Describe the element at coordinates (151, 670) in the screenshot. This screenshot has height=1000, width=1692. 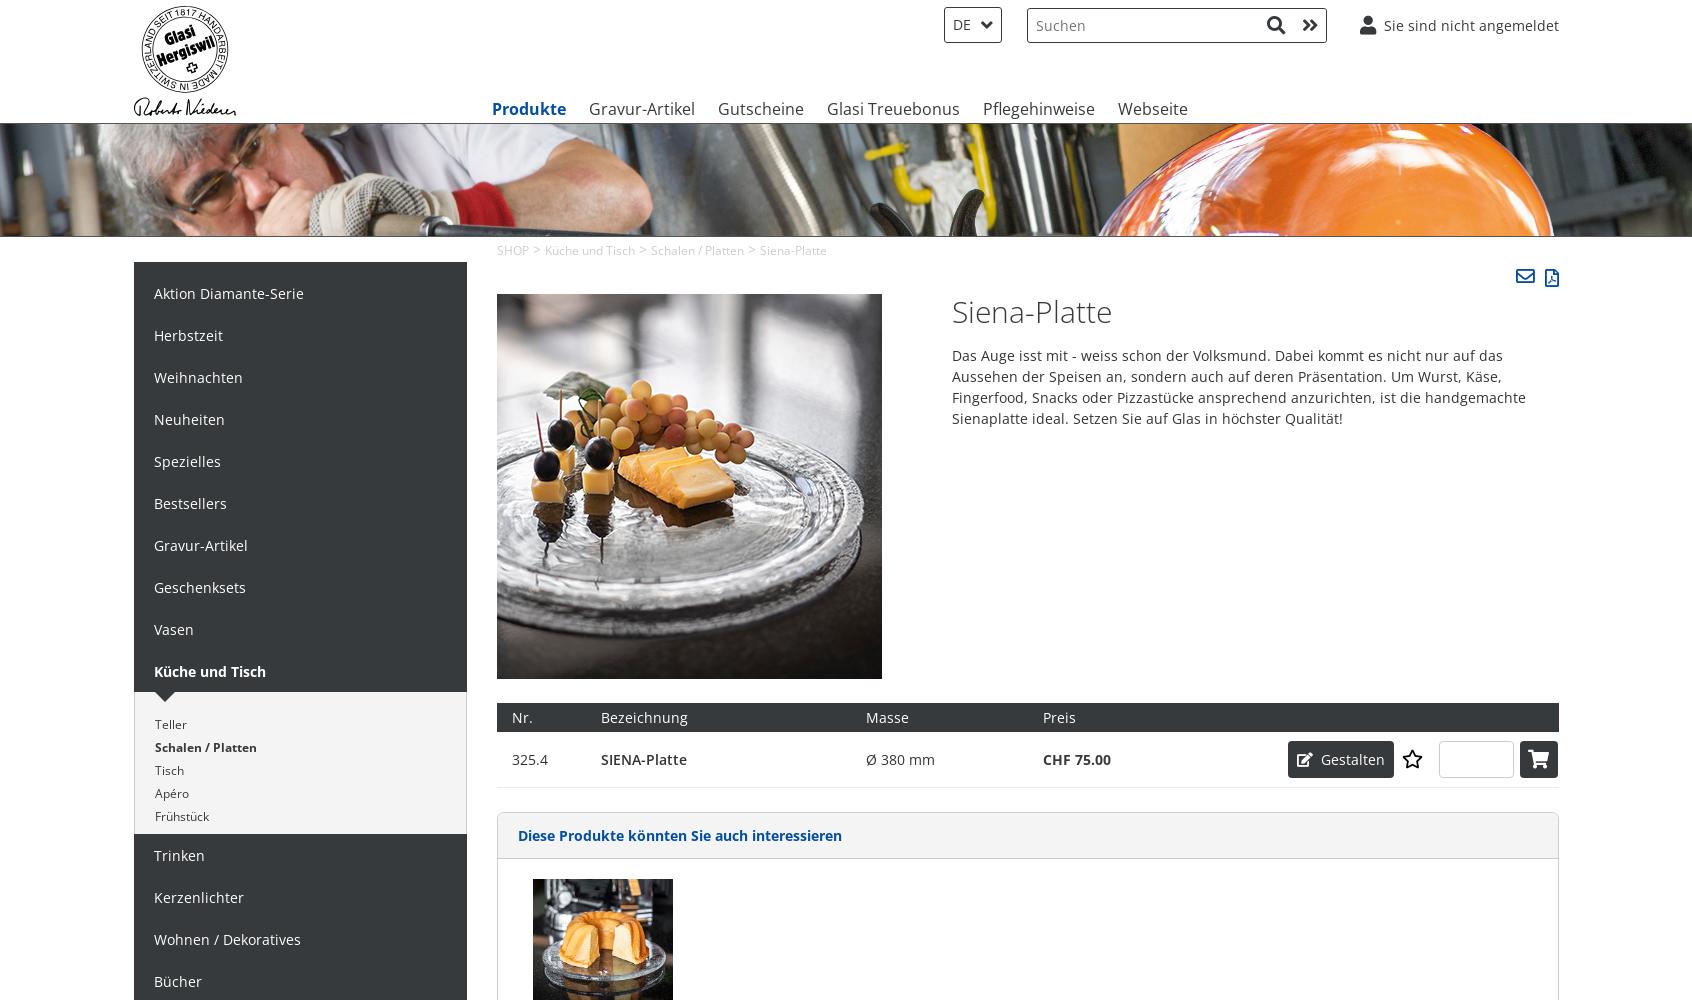
I see `'Küche und Tisch'` at that location.